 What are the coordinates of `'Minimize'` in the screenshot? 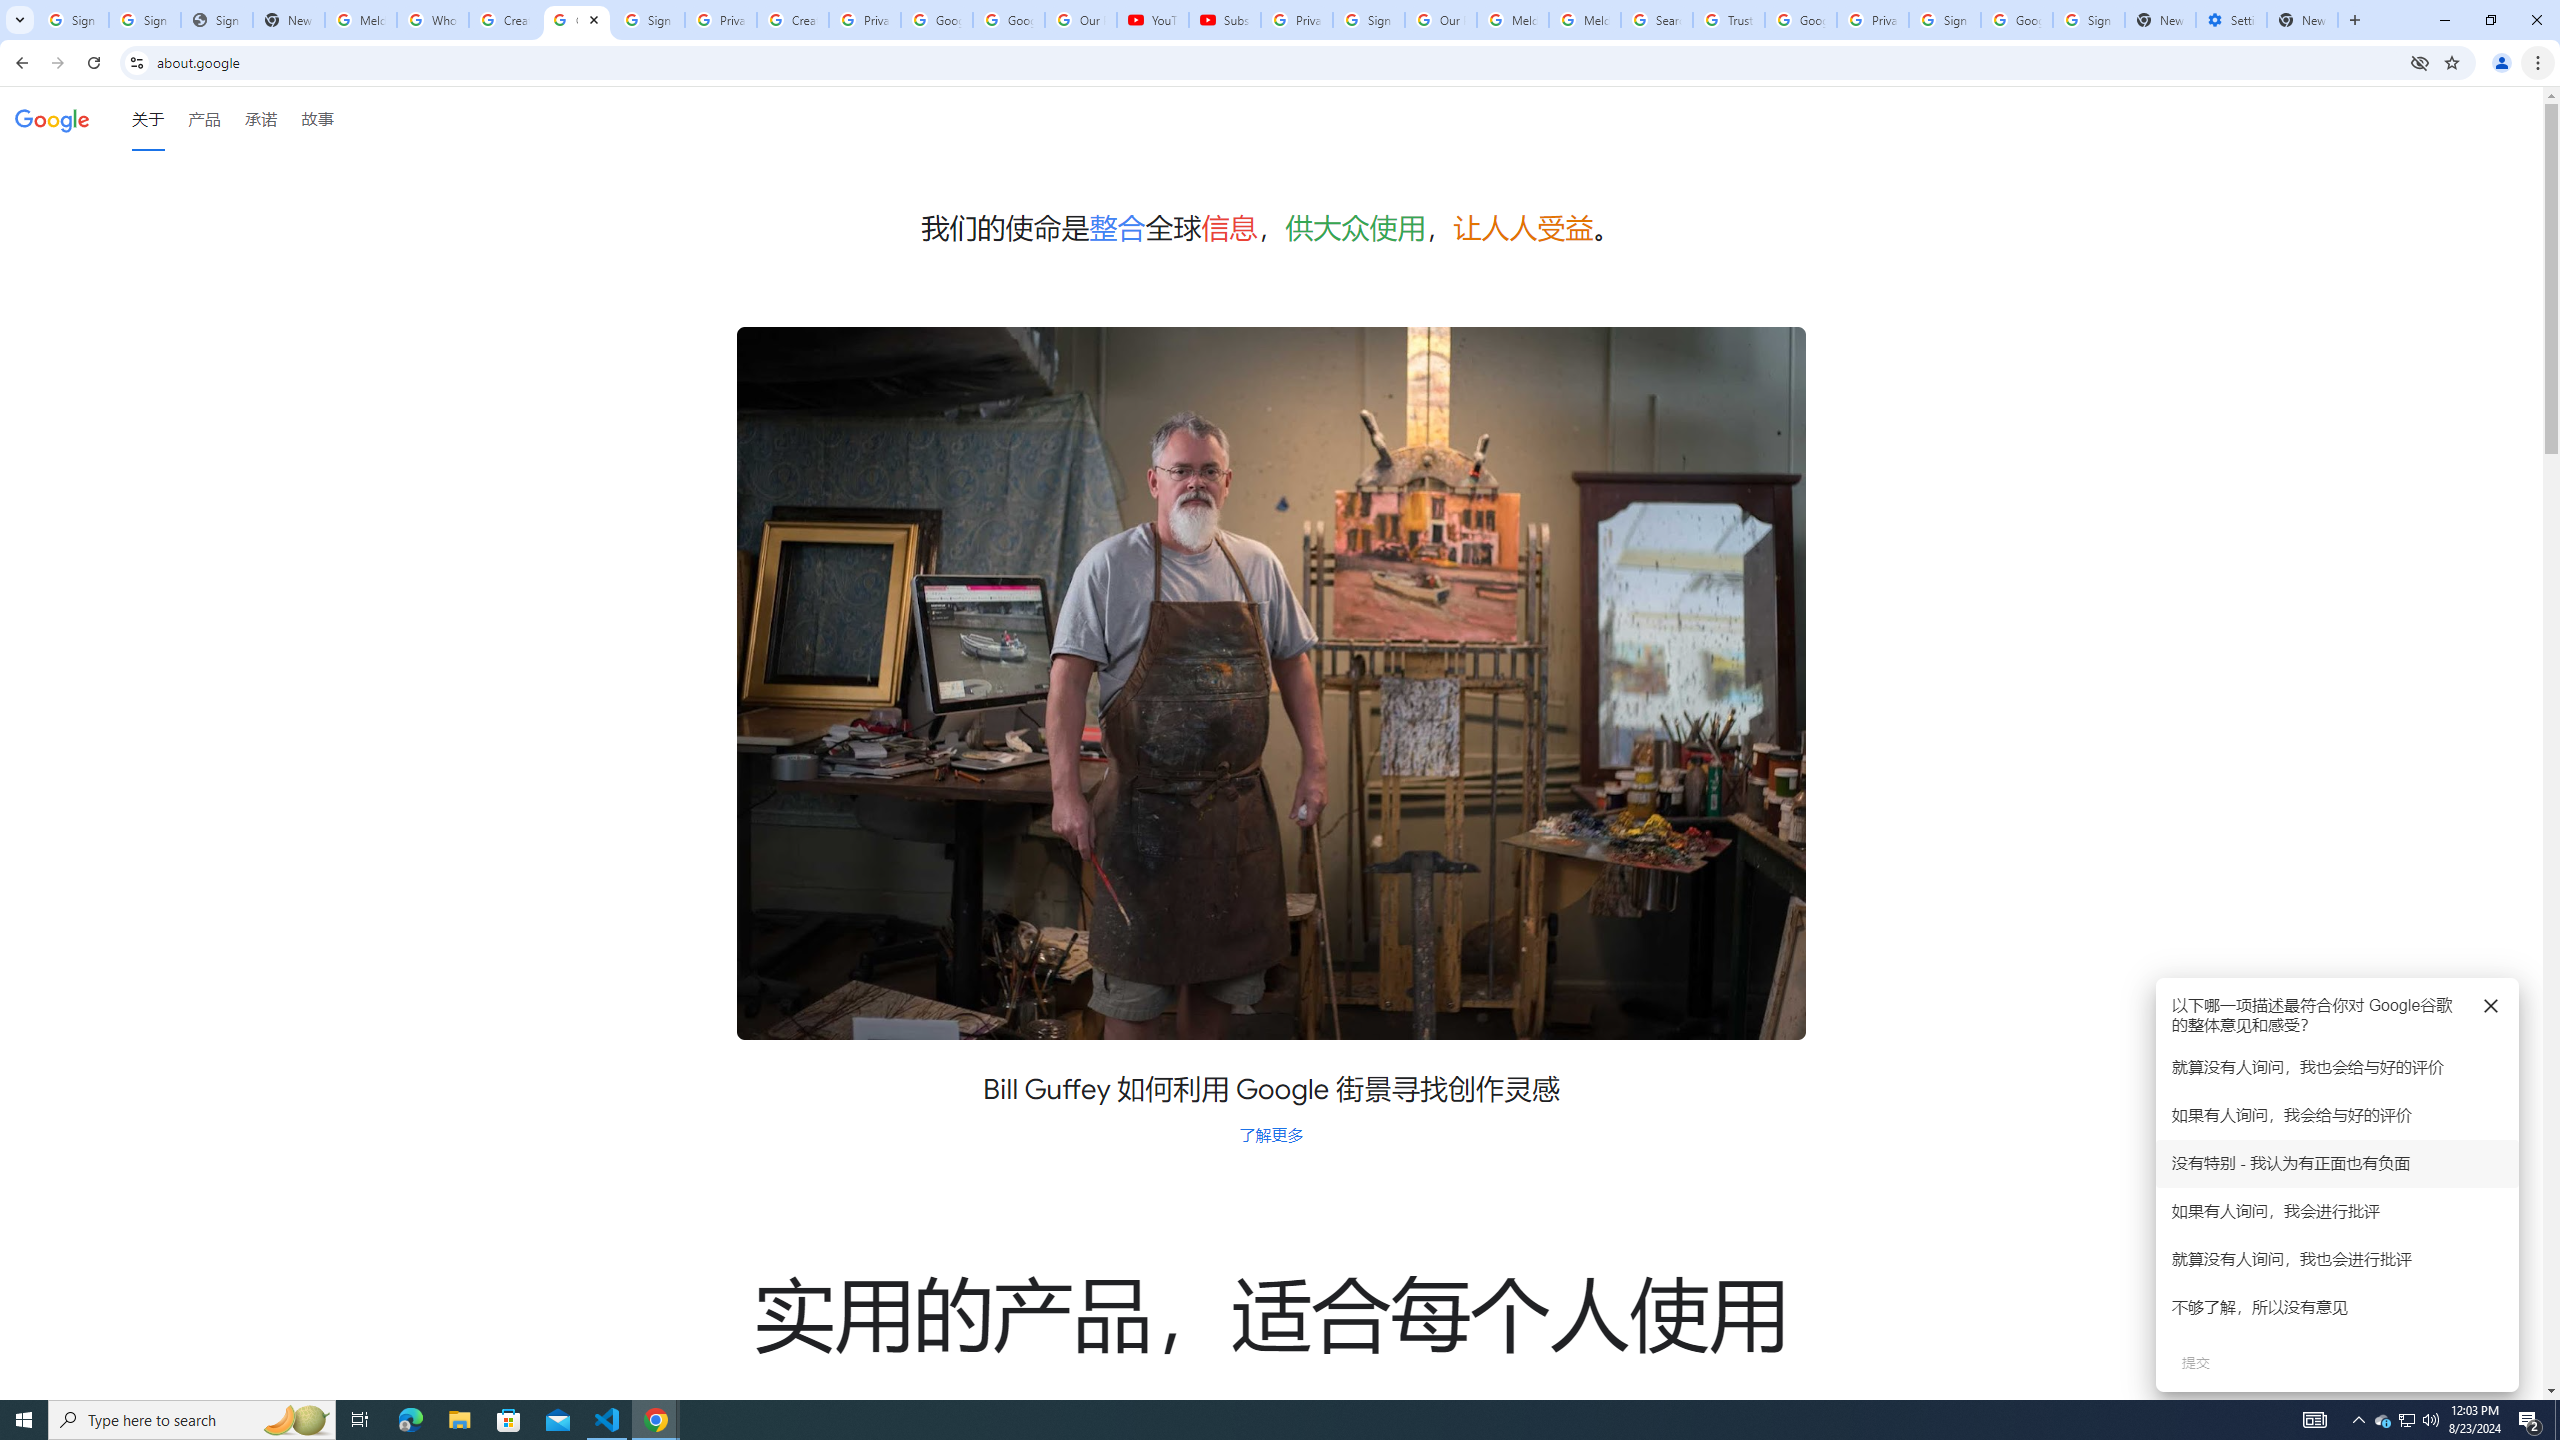 It's located at (2443, 19).